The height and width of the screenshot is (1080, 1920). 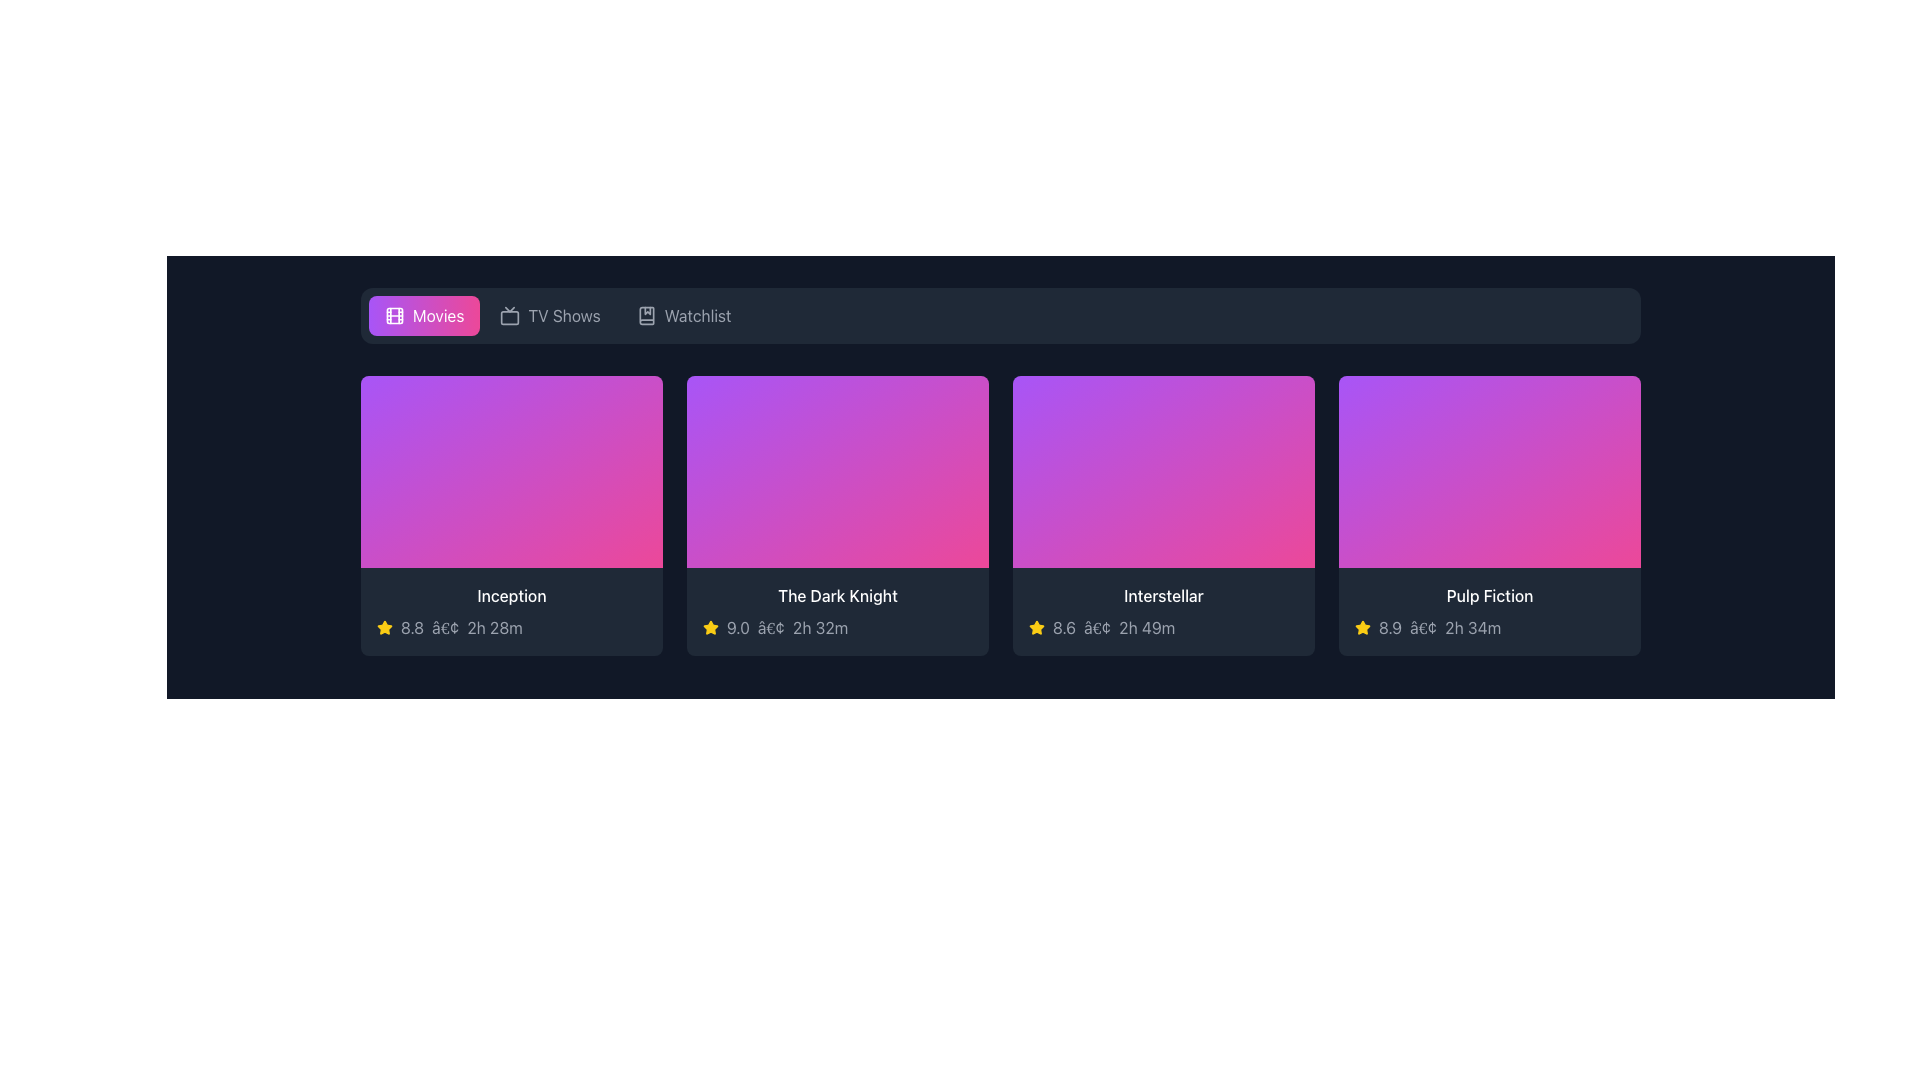 What do you see at coordinates (646, 315) in the screenshot?
I see `the stylized bookmark icon located to the left of the 'Watchlist' text in the top navigation bar` at bounding box center [646, 315].